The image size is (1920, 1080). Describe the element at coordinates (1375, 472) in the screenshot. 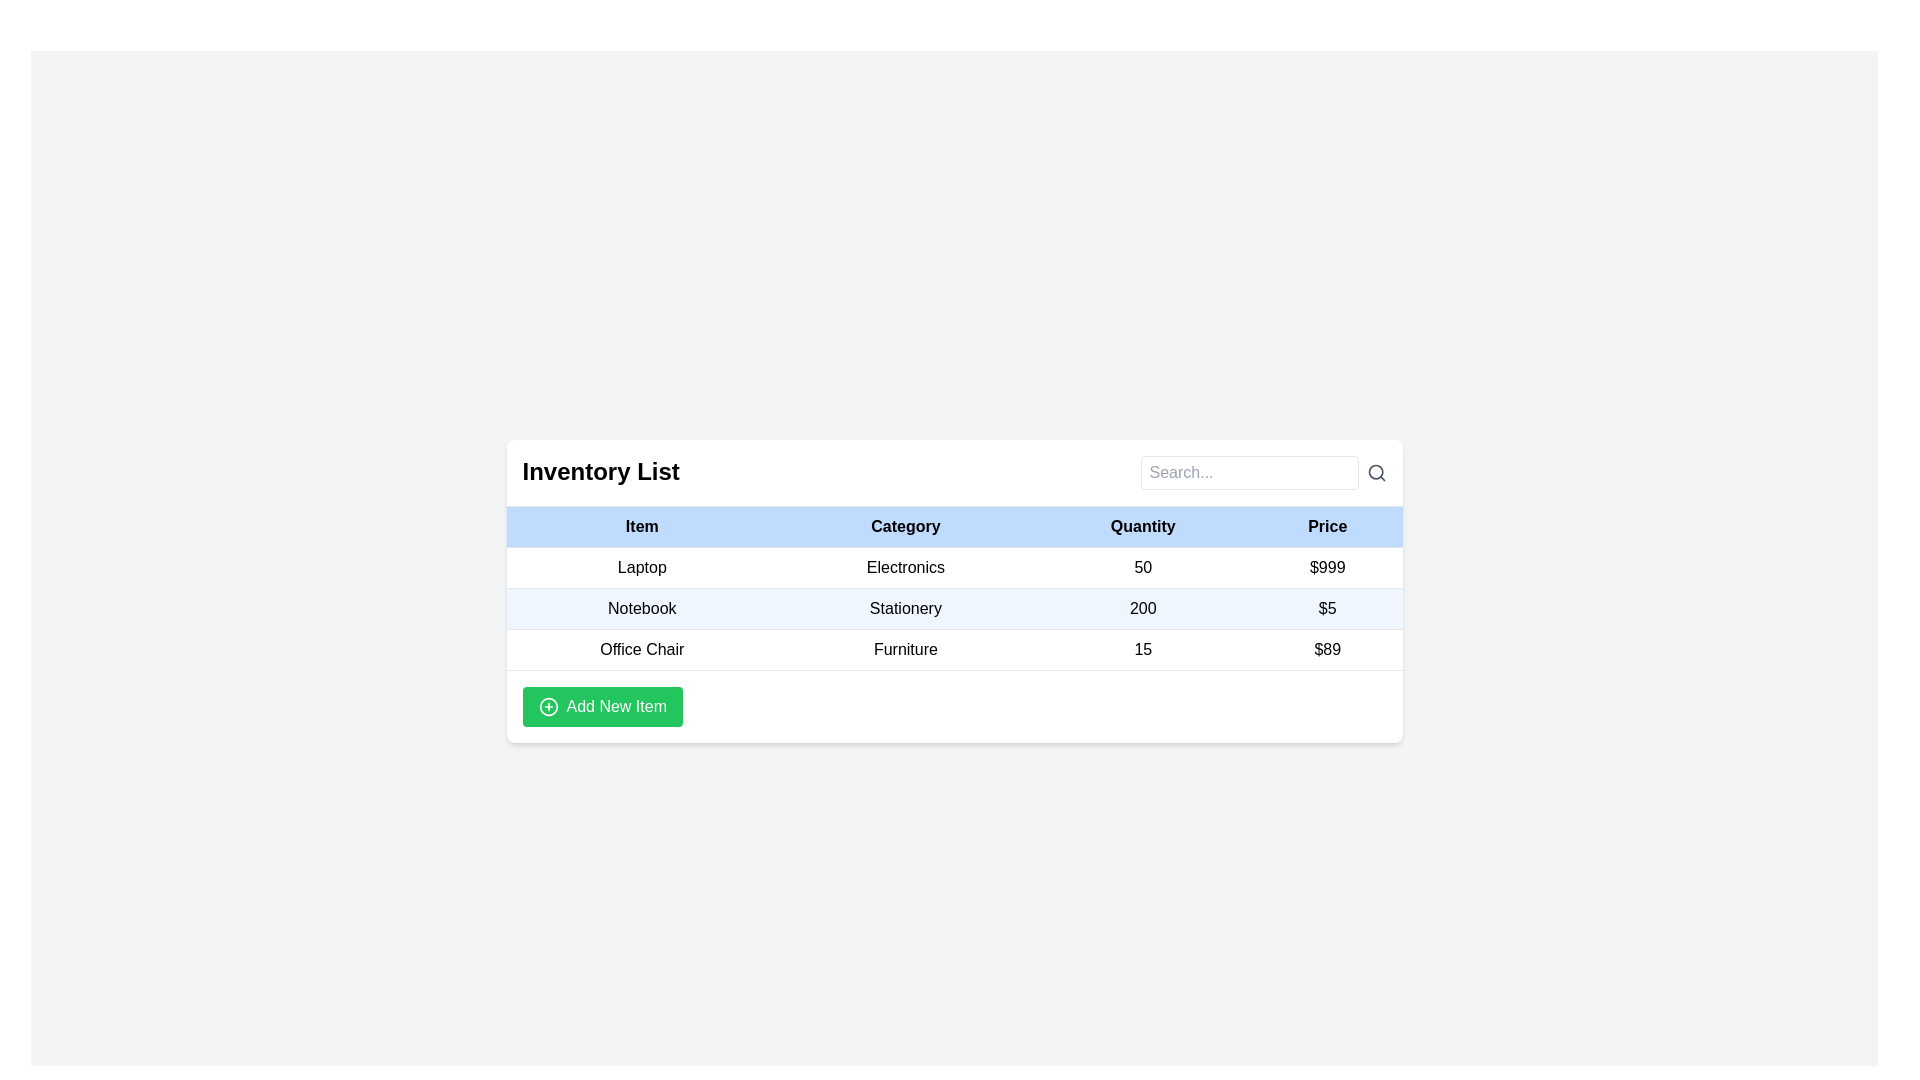

I see `the magnifying glass icon located in the top-right corner of the search input field` at that location.